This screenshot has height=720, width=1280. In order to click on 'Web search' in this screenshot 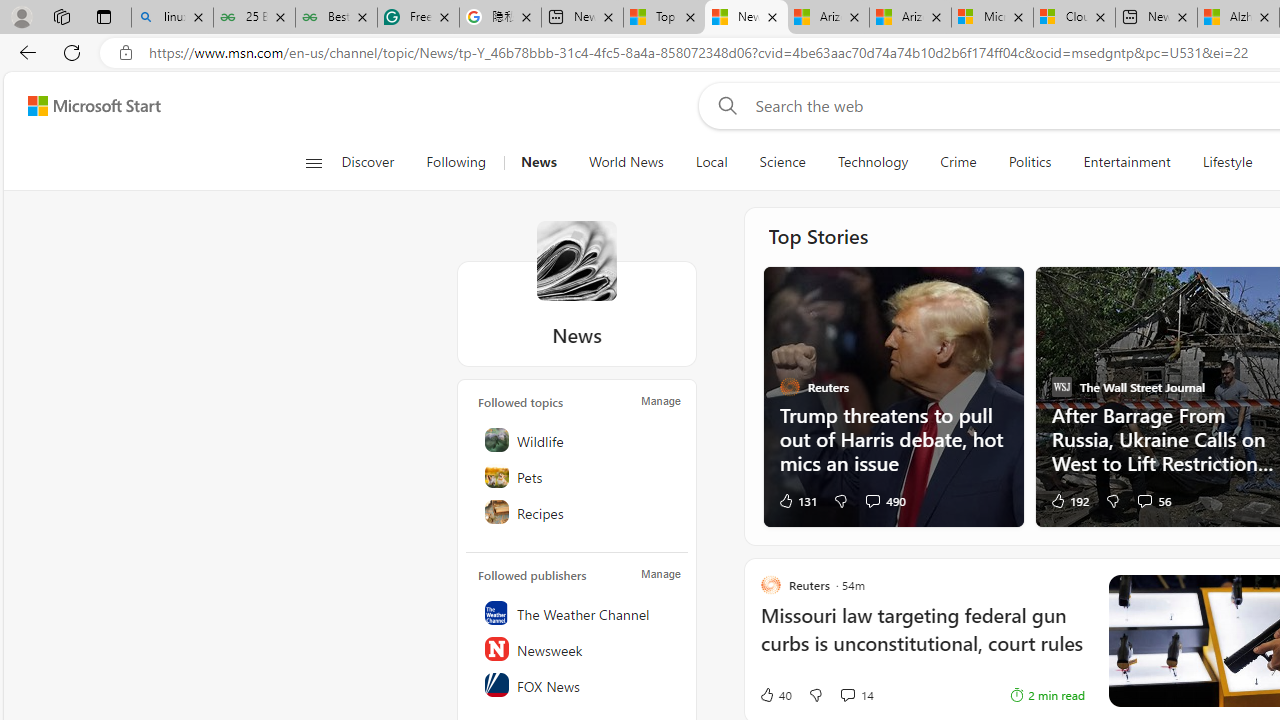, I will do `click(723, 105)`.